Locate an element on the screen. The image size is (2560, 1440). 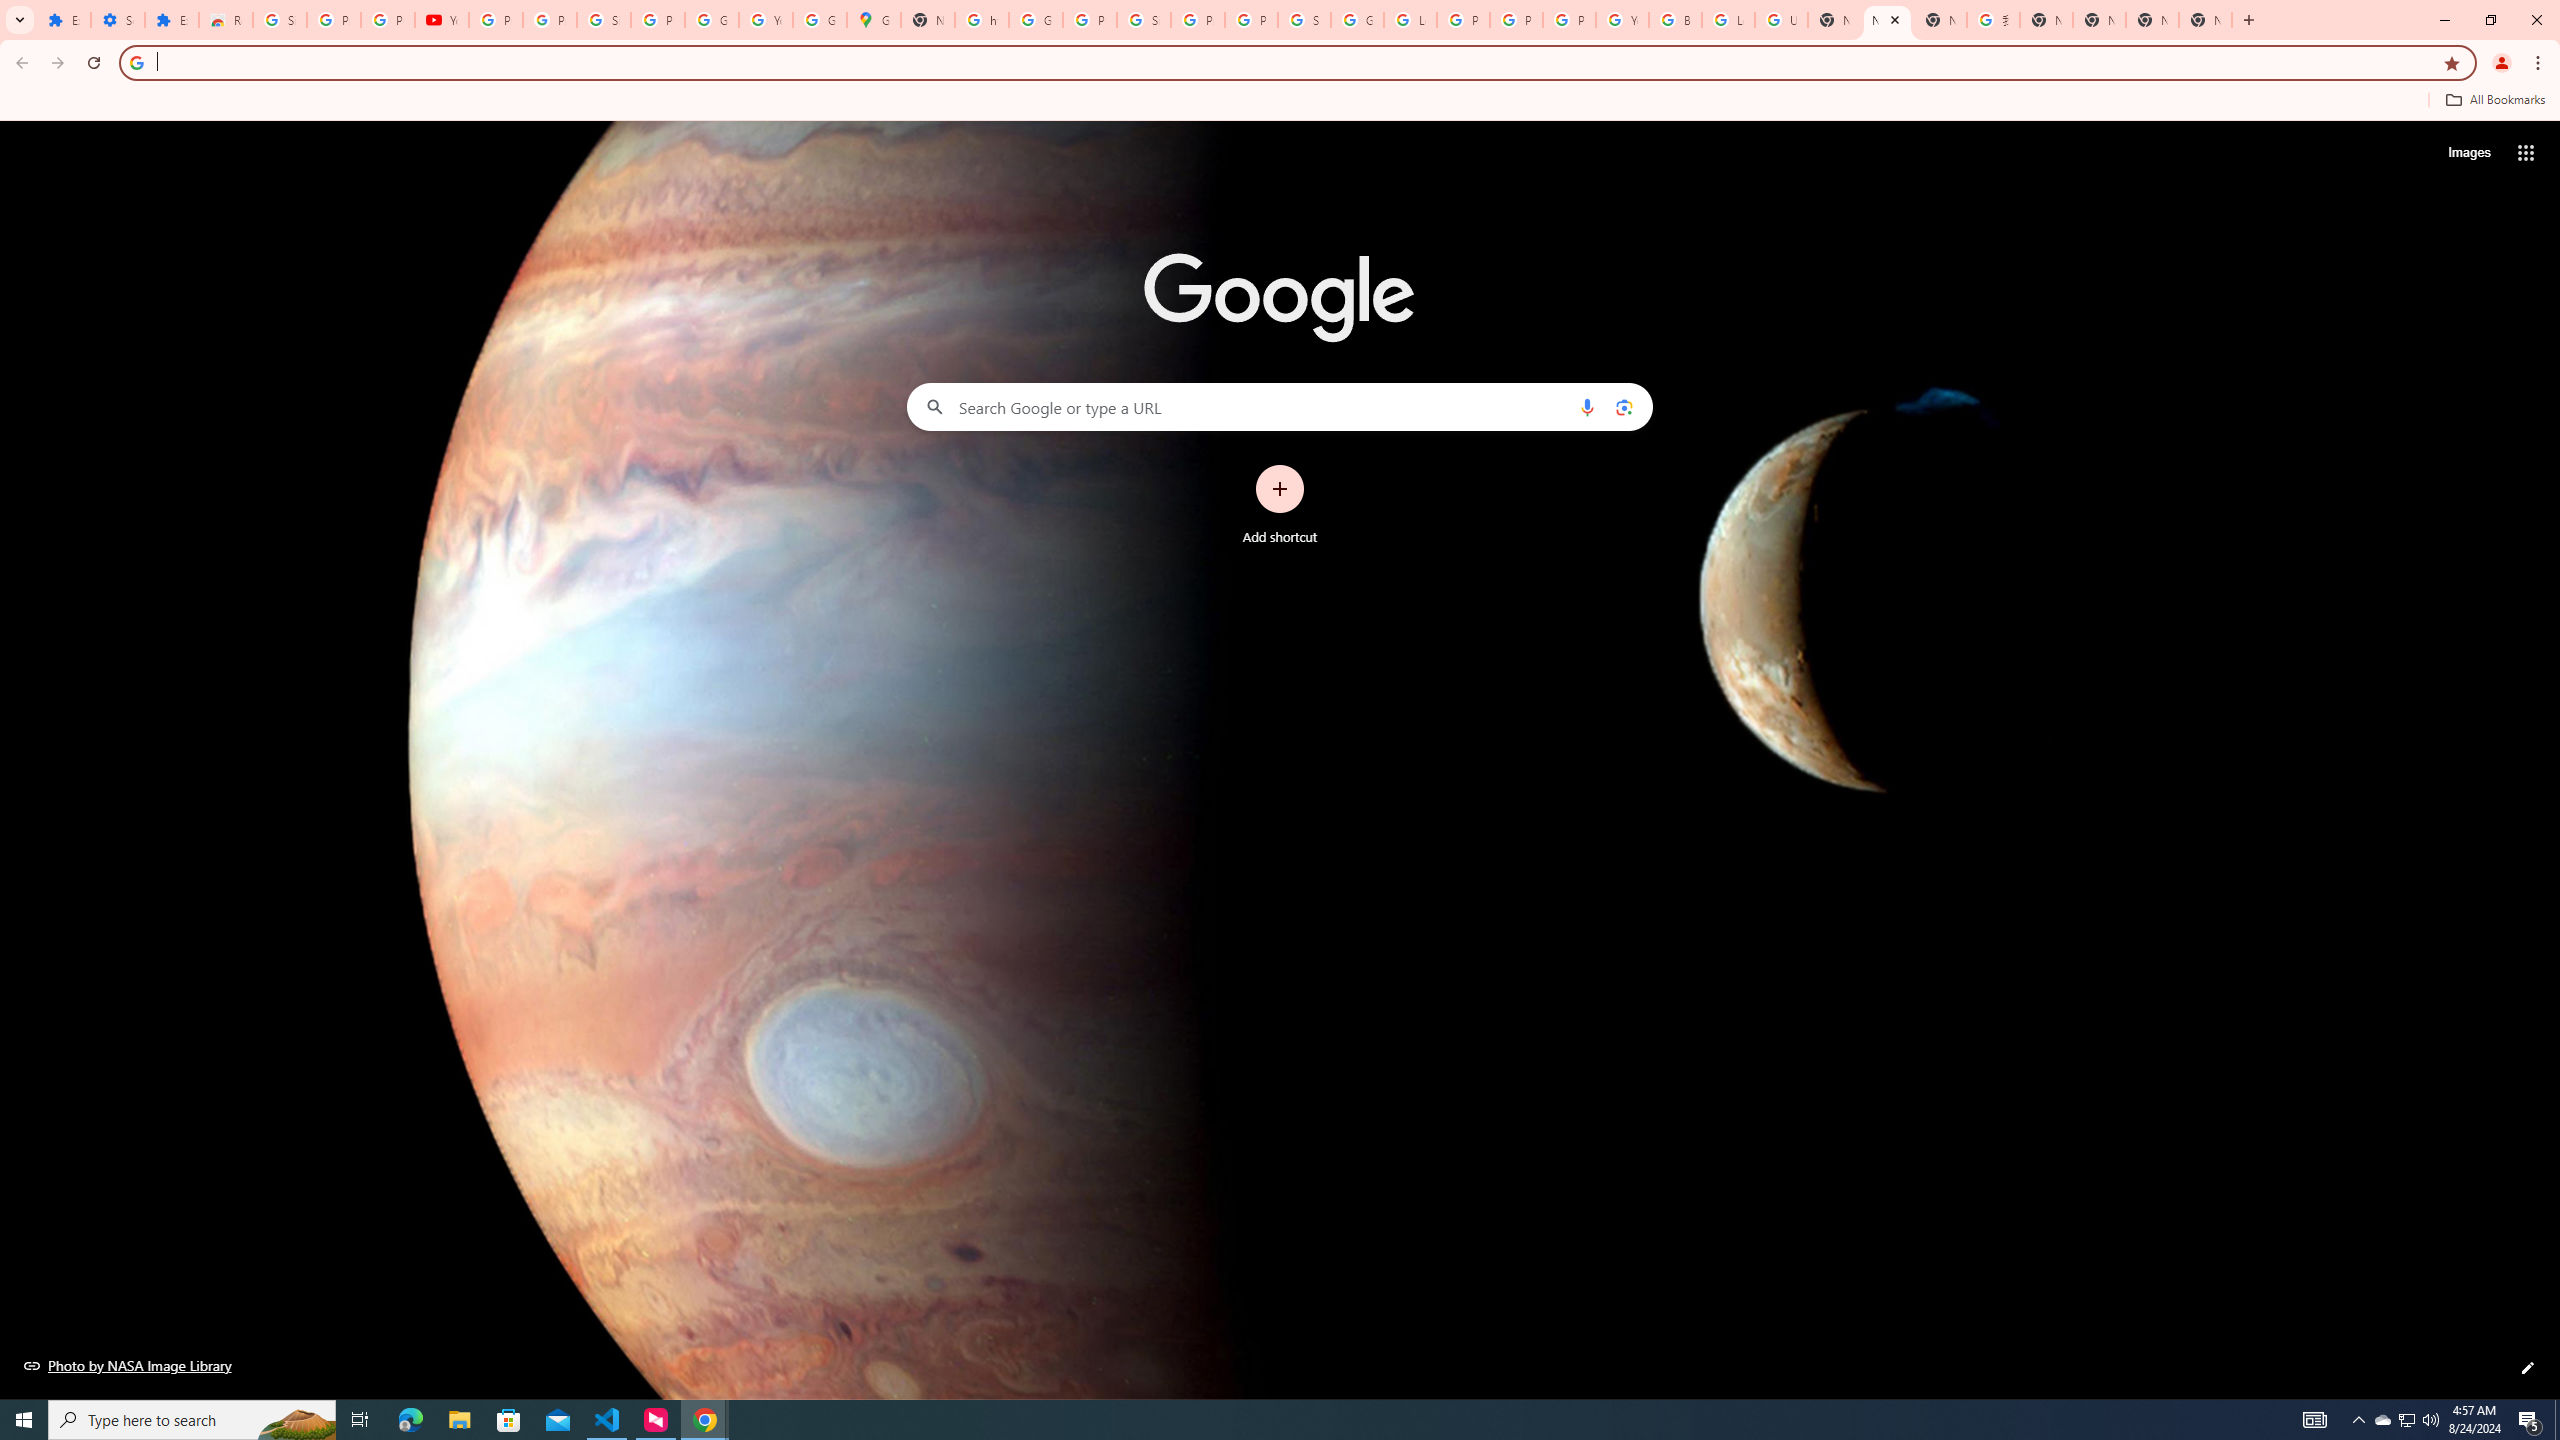
'YouTube' is located at coordinates (765, 19).